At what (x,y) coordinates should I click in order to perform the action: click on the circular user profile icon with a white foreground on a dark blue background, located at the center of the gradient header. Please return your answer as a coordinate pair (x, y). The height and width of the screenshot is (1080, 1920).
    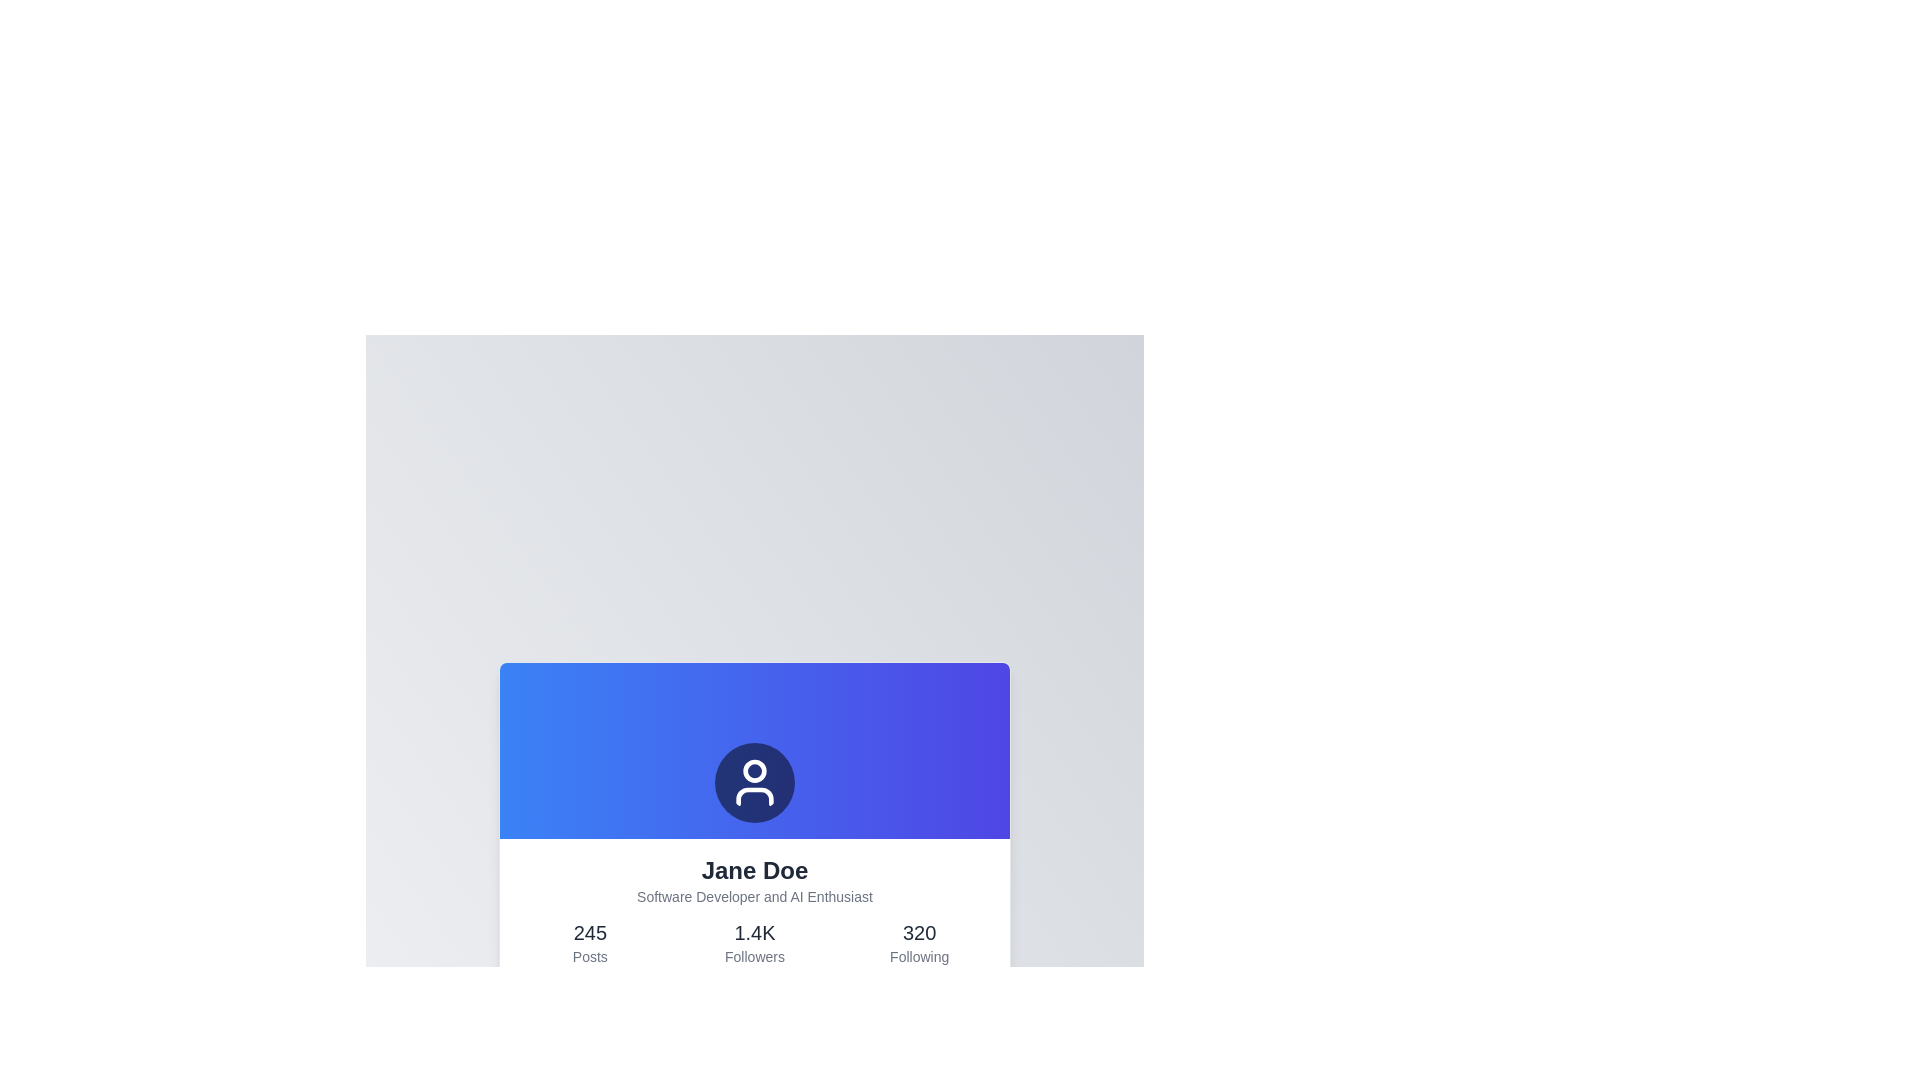
    Looking at the image, I should click on (753, 782).